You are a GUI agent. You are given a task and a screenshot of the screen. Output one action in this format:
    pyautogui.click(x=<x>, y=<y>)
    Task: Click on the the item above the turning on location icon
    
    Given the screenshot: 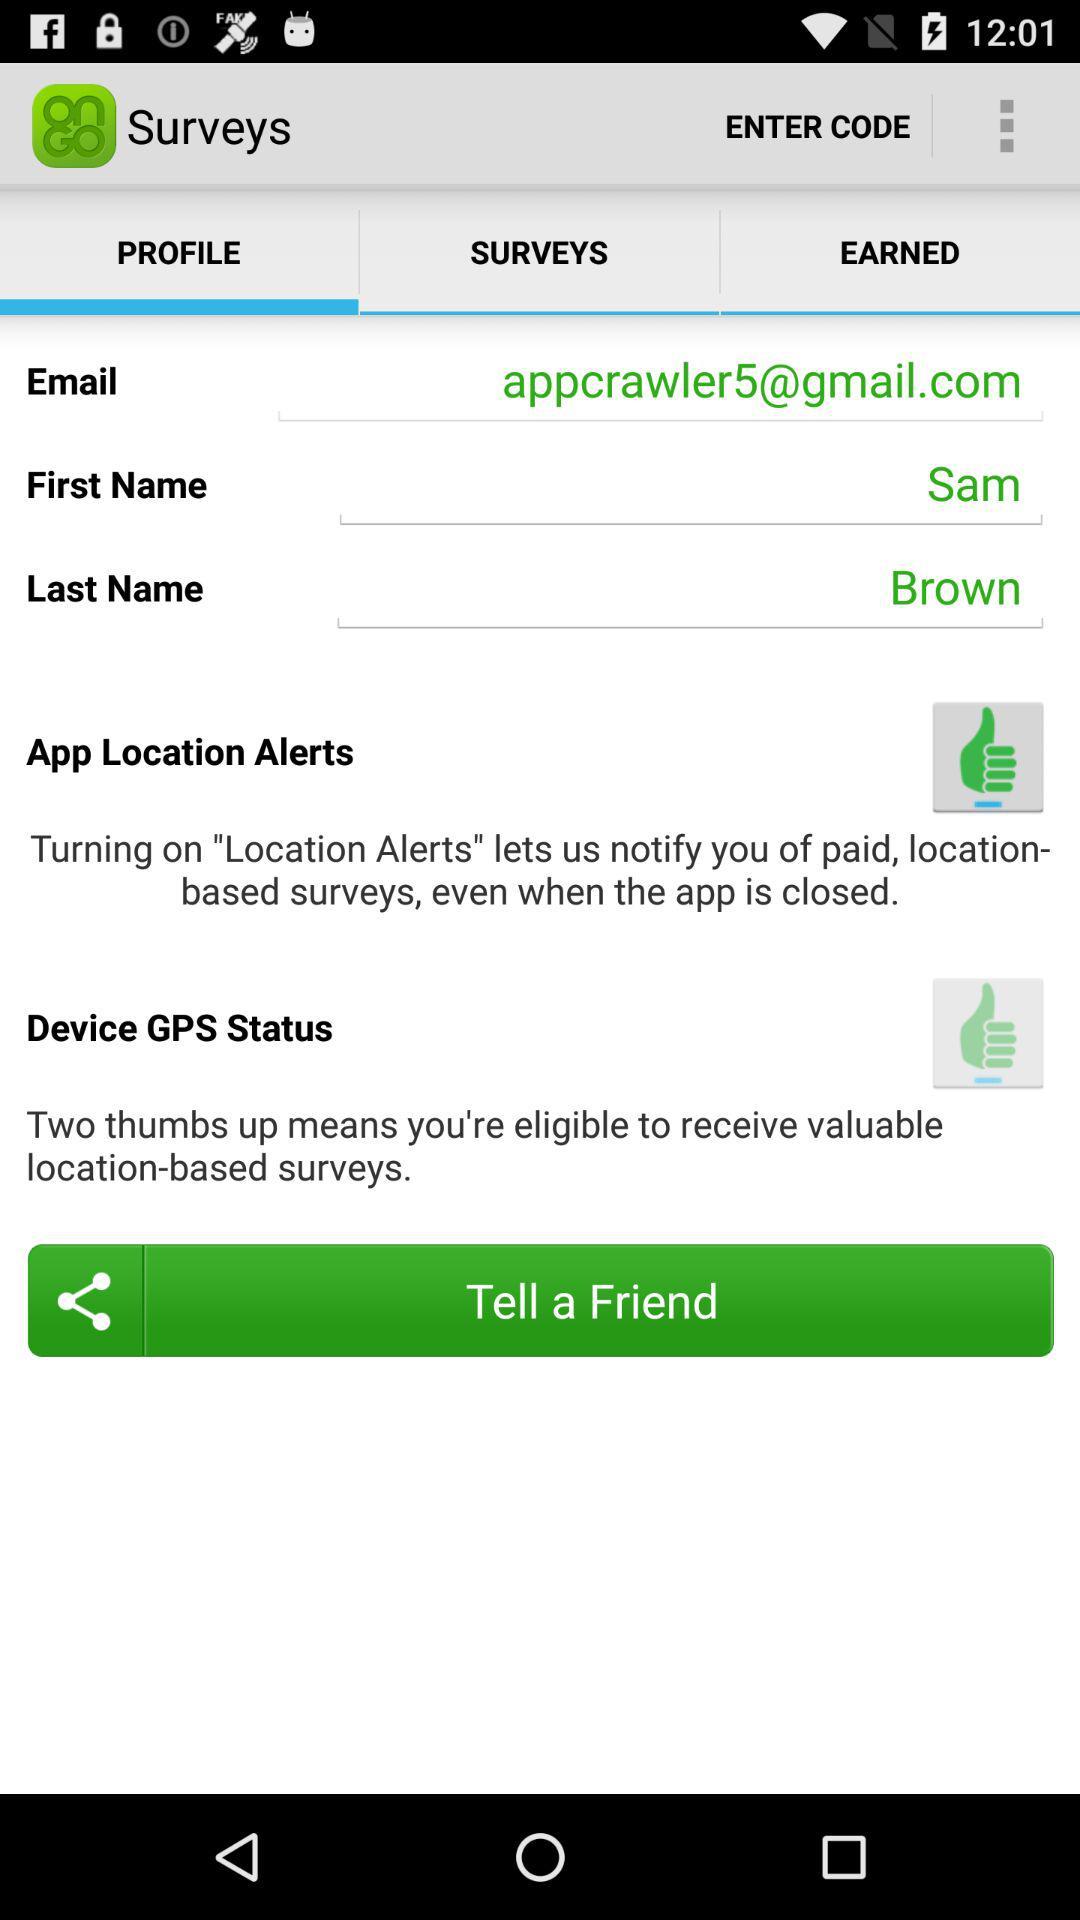 What is the action you would take?
    pyautogui.click(x=987, y=756)
    